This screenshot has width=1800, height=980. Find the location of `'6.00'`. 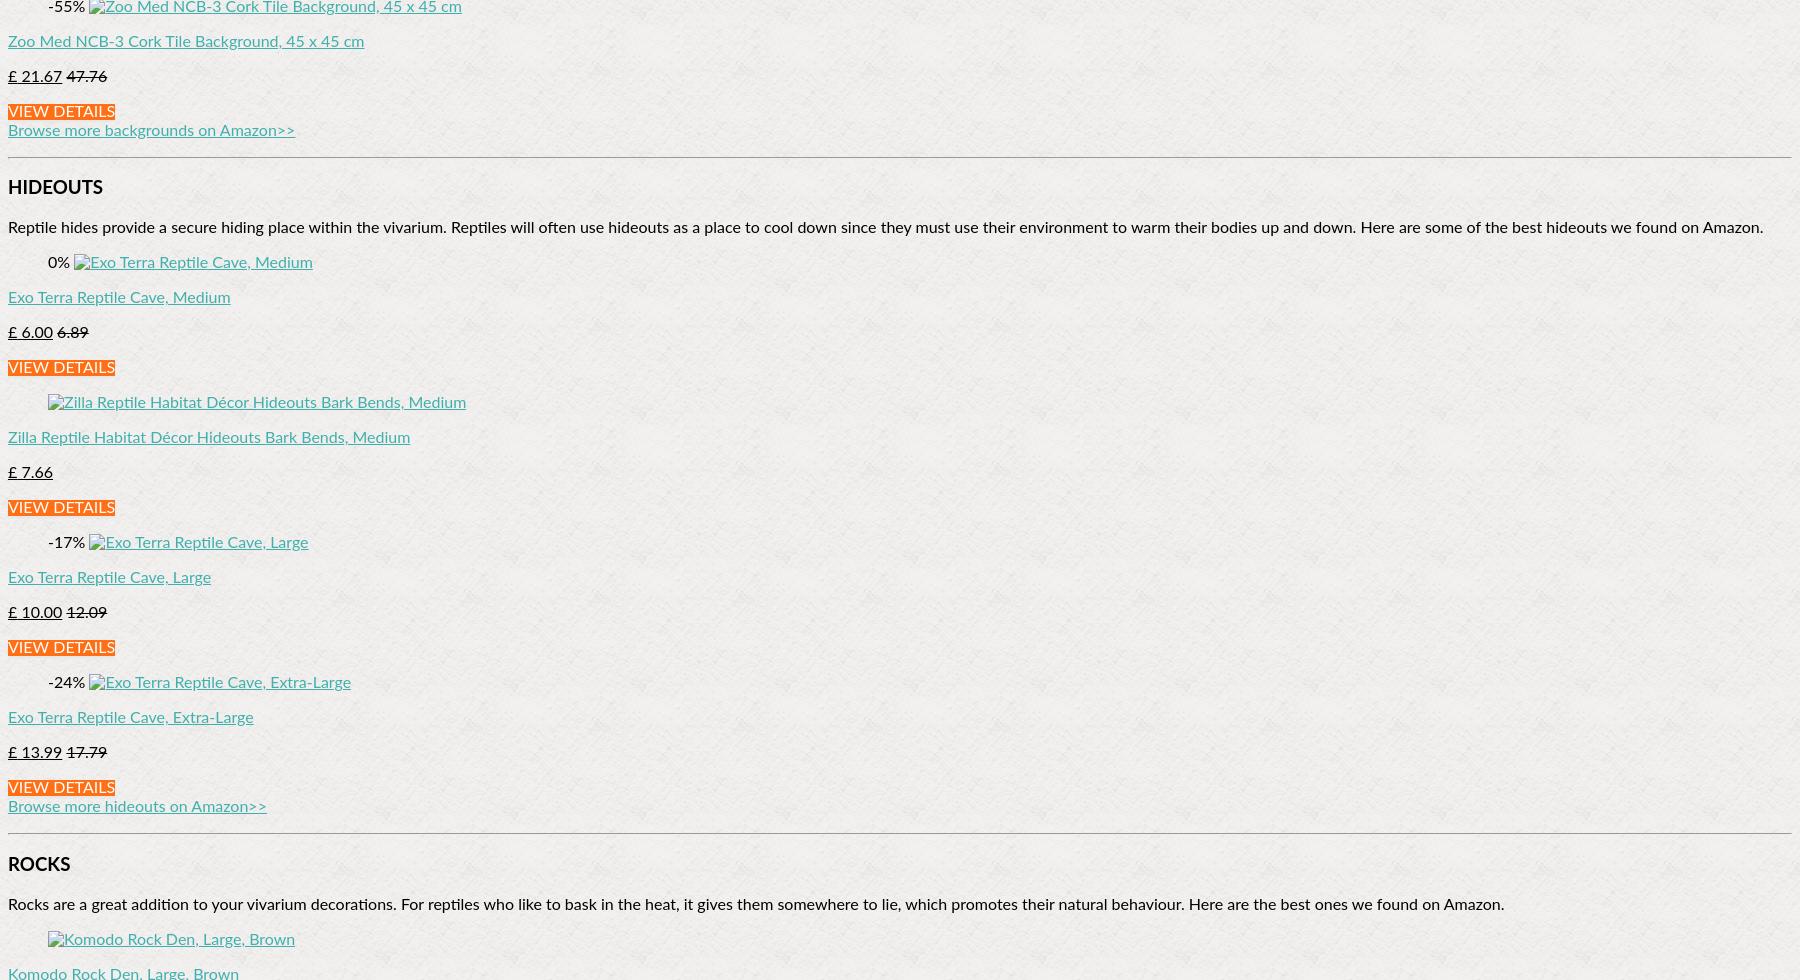

'6.00' is located at coordinates (15, 333).